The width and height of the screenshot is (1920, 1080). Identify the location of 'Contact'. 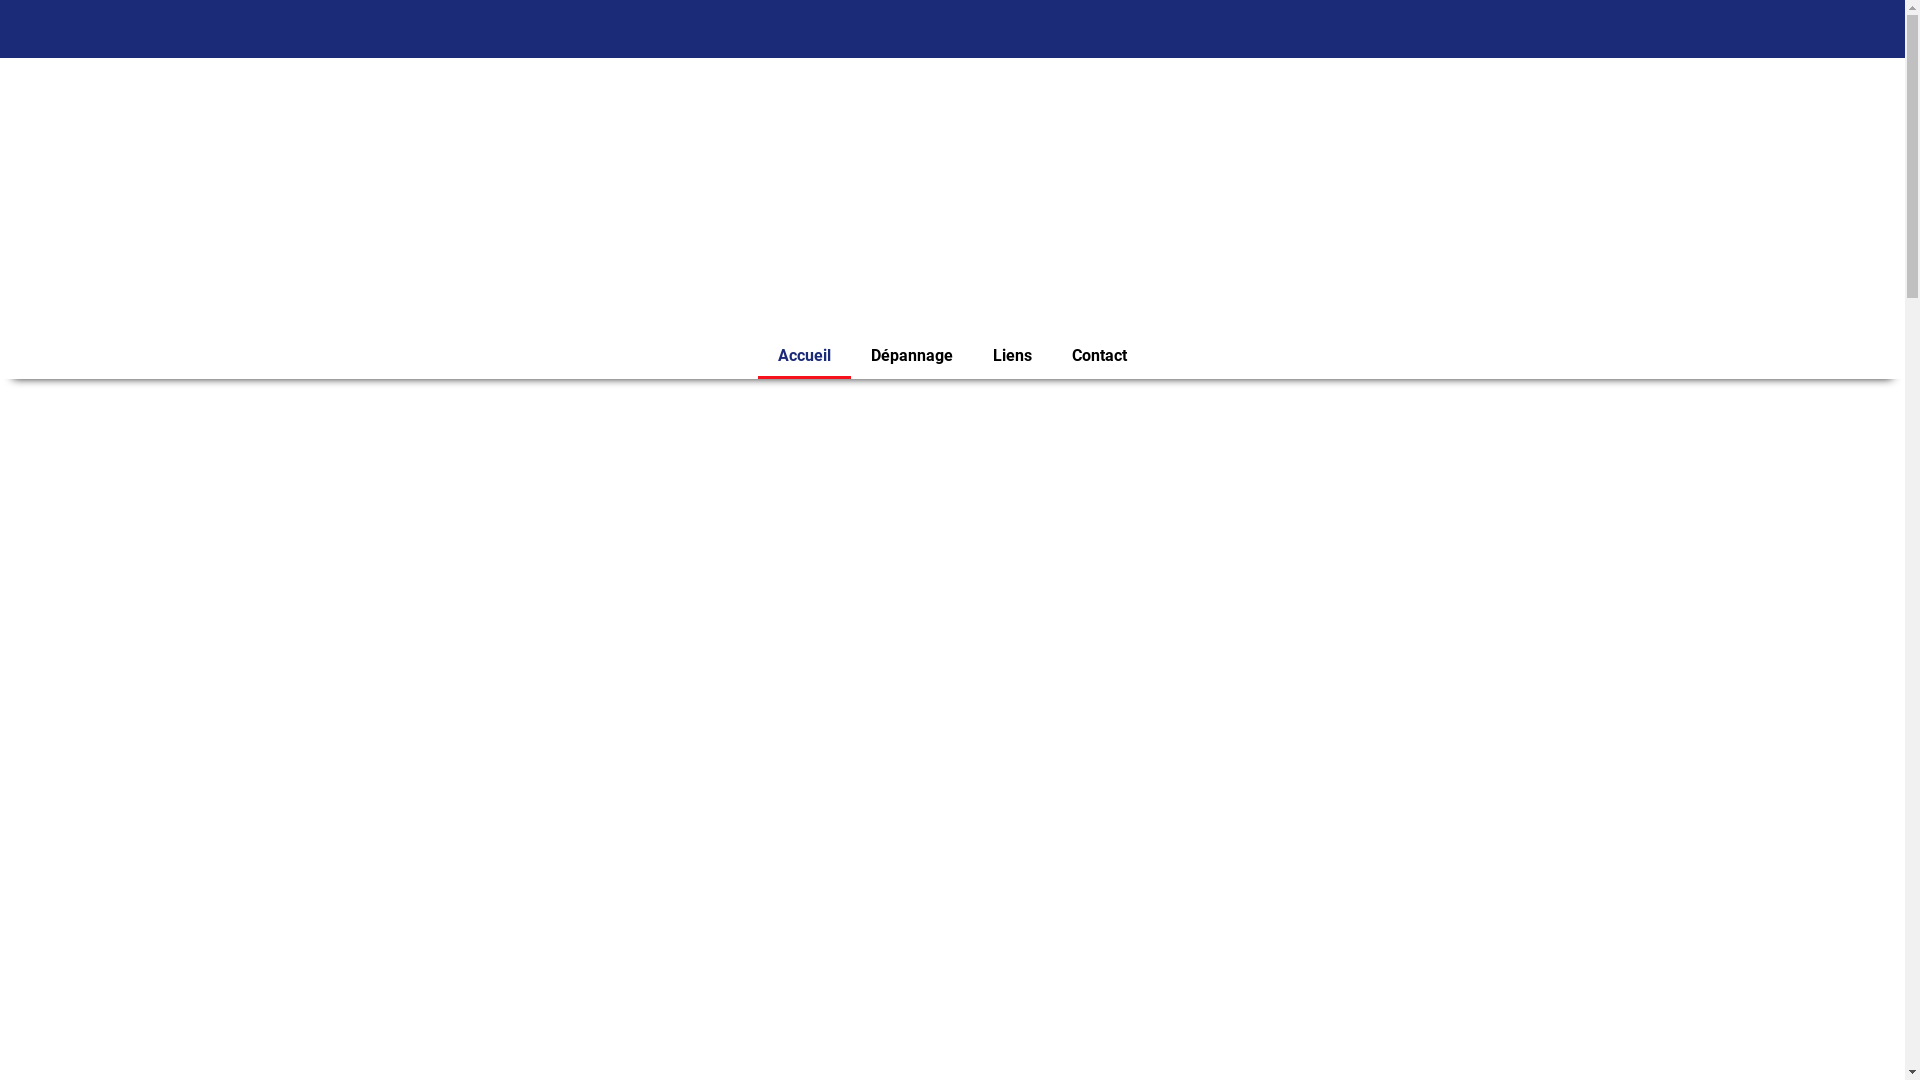
(1098, 354).